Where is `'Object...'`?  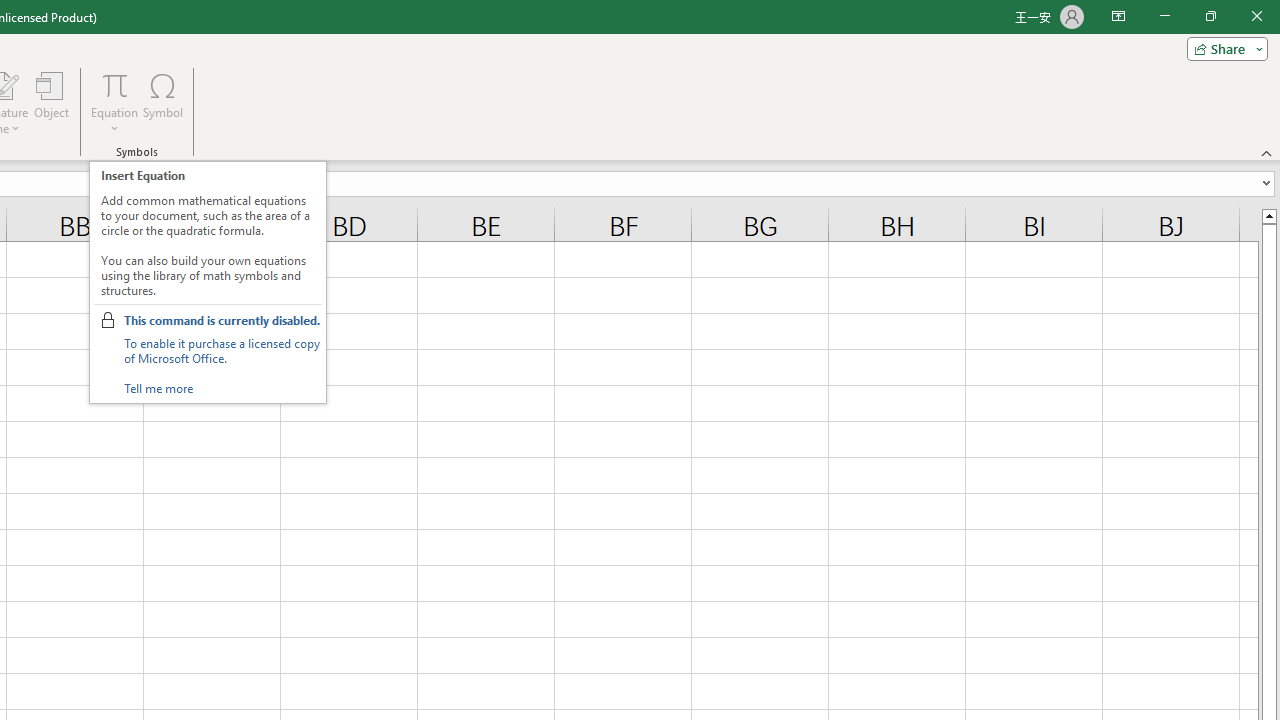 'Object...' is located at coordinates (51, 103).